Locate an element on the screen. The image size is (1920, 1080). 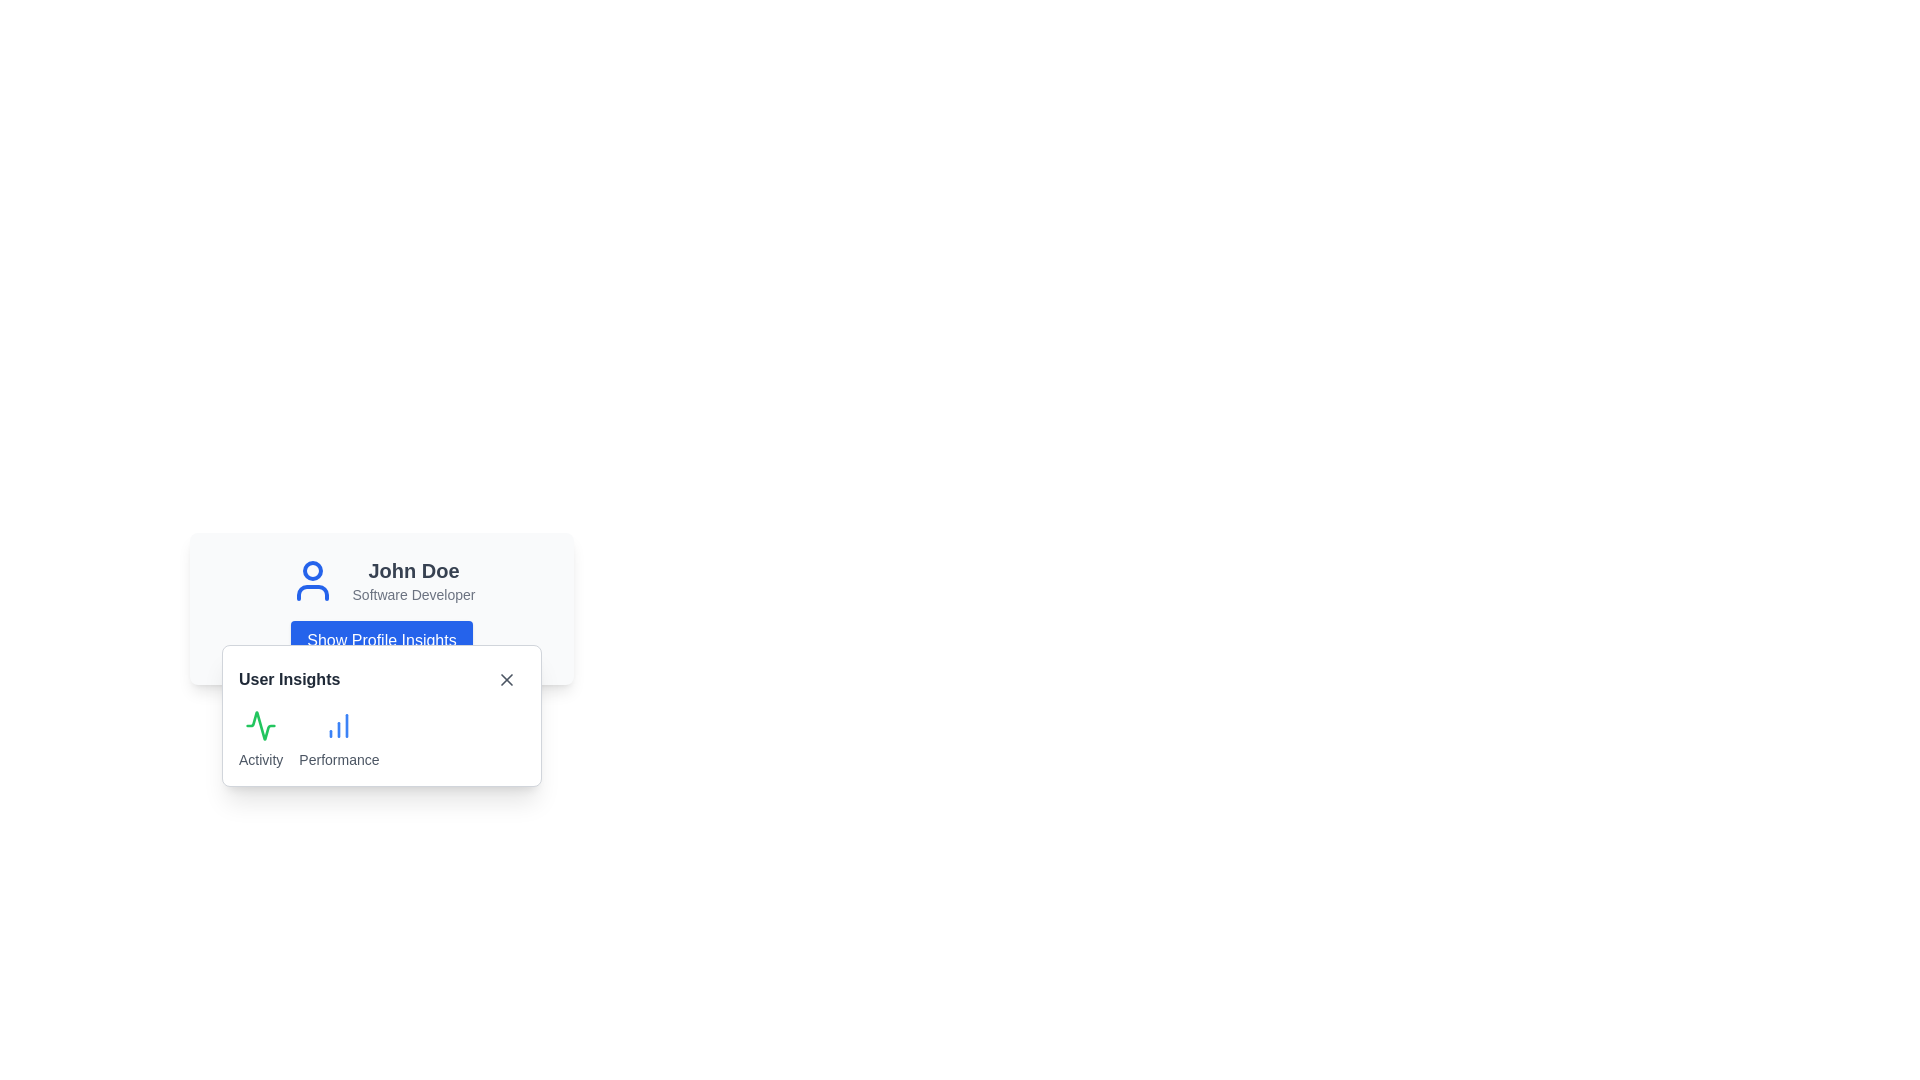
the text label displaying 'Performance' in gray color, located below the icon in the 'User Insights' popup window is located at coordinates (339, 759).